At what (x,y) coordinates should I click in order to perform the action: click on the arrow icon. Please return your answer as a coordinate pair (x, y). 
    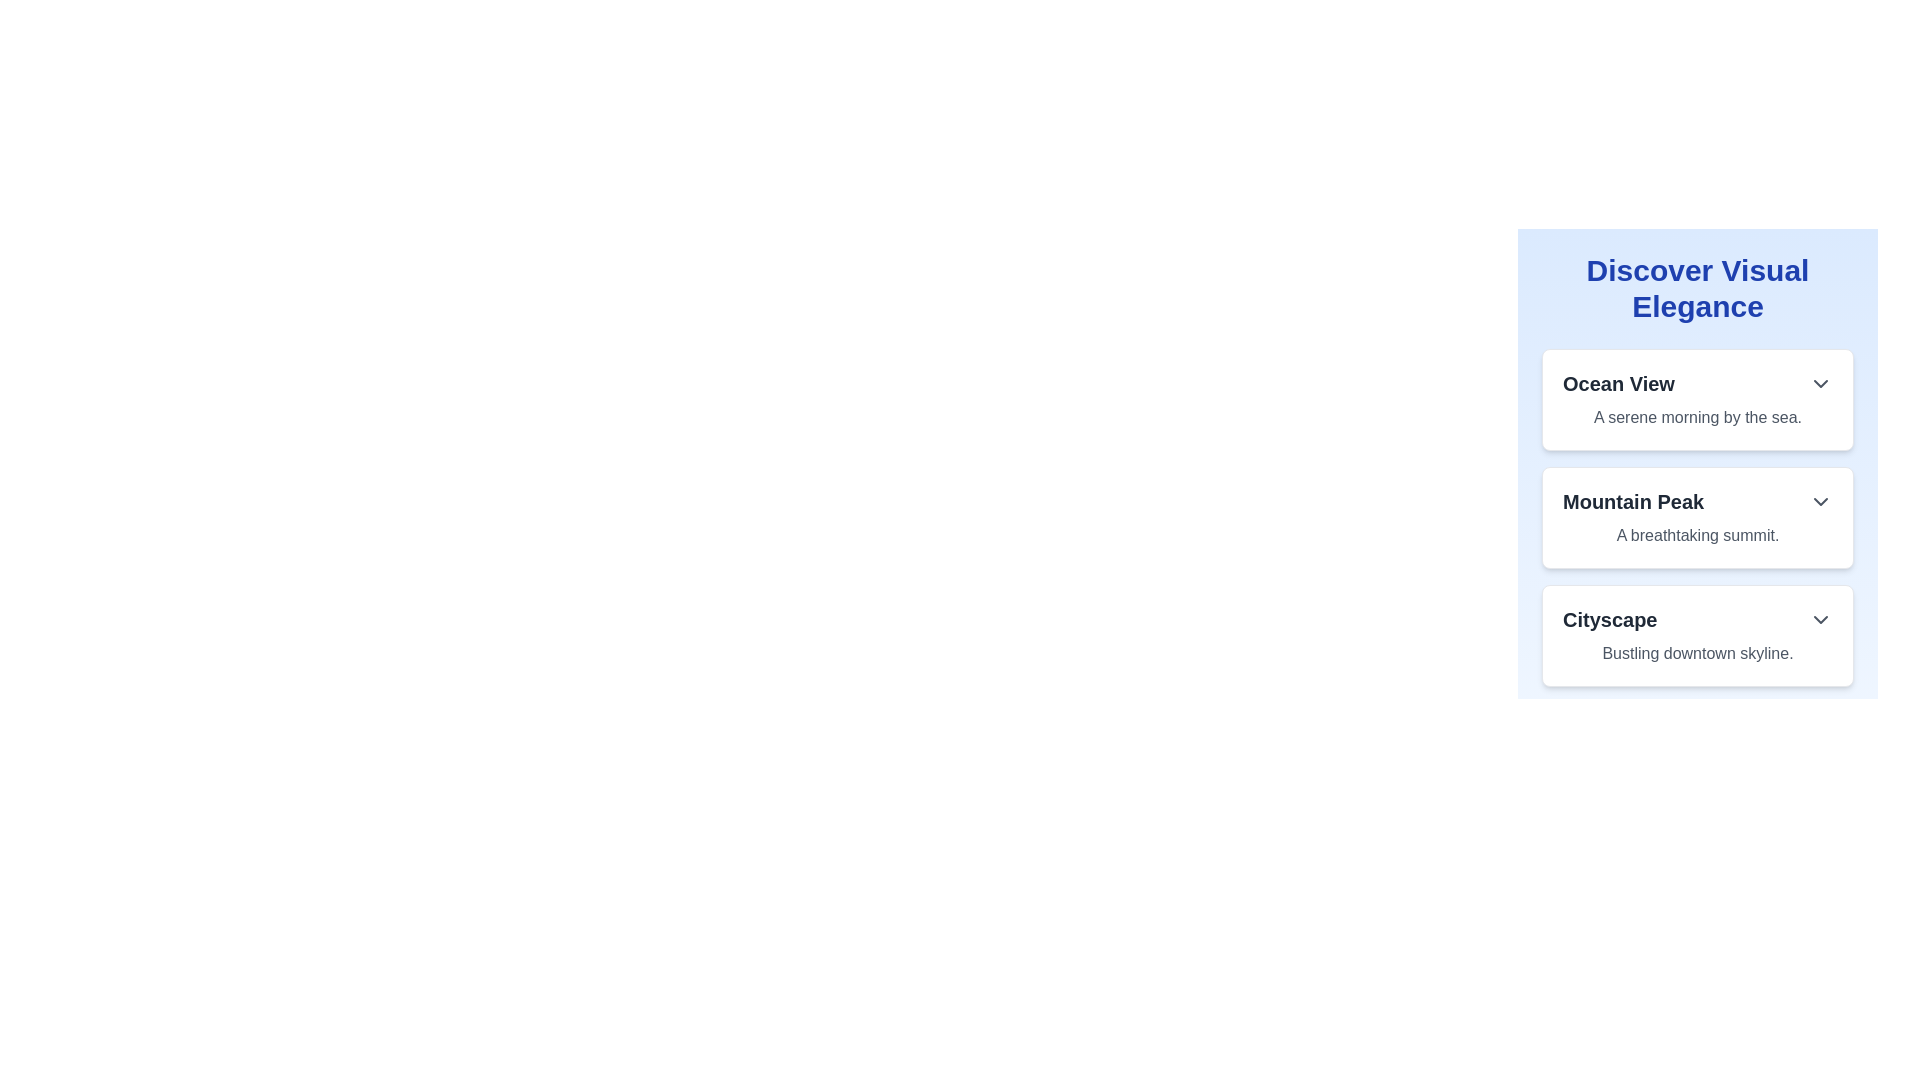
    Looking at the image, I should click on (1697, 516).